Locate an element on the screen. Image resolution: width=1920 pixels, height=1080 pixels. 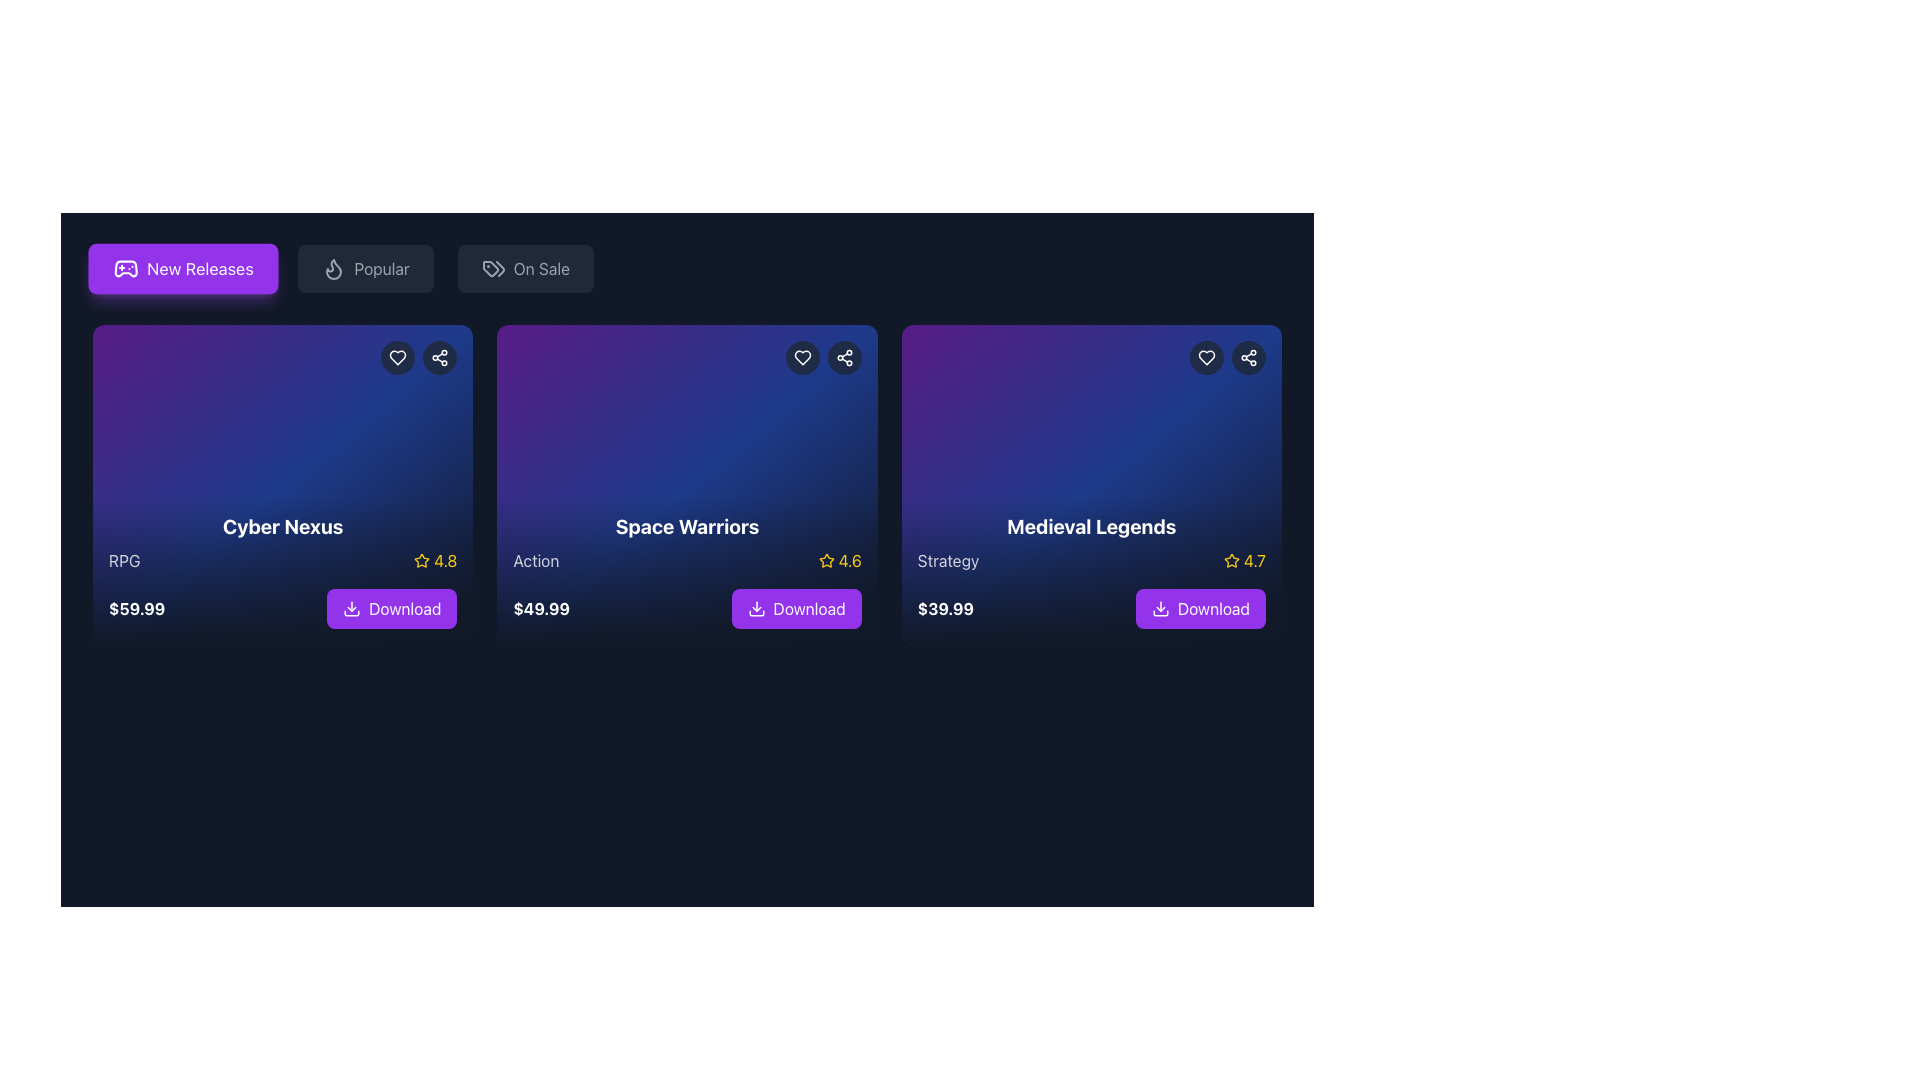
the download button for 'Space Warriors' content, located in the second card element below the title and price, to change its background color is located at coordinates (795, 608).